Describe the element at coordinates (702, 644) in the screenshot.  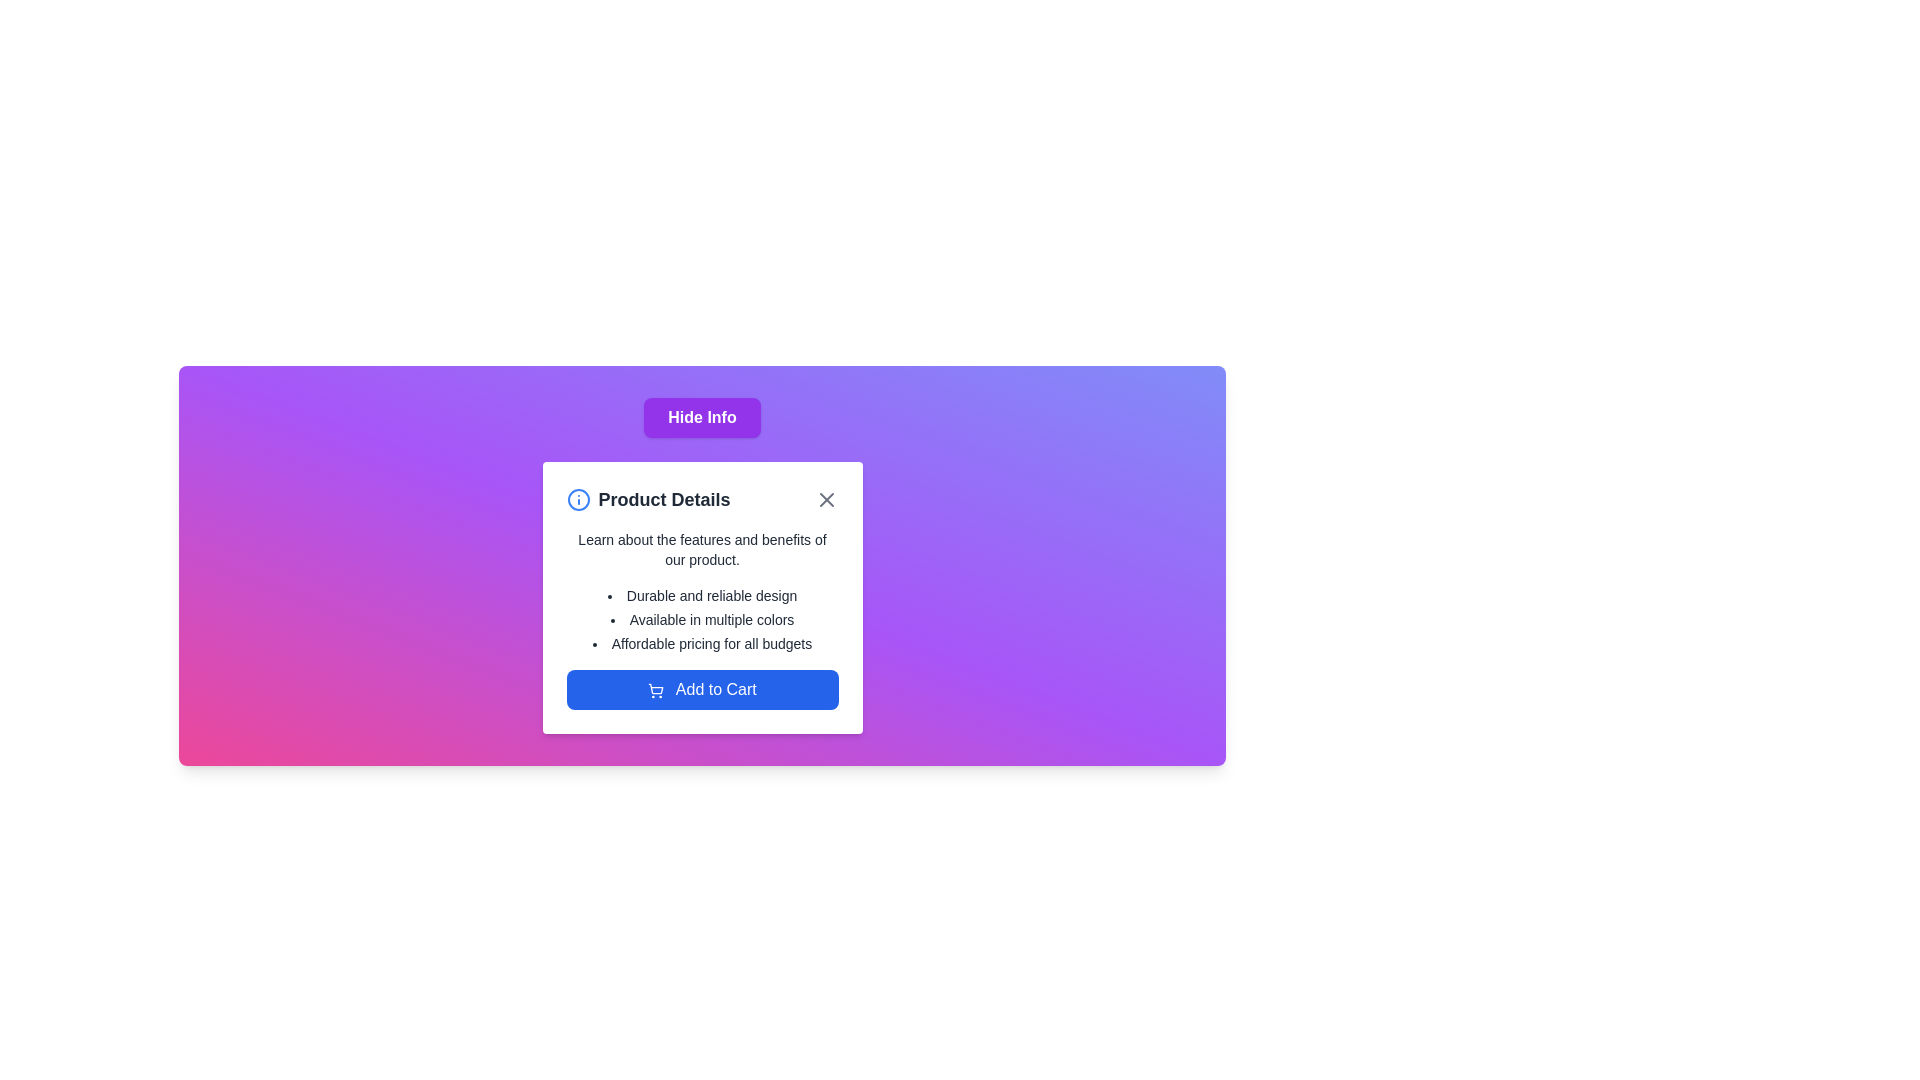
I see `the static text list item that states 'Affordable pricing for all budgets', which is the third item in the bullet-point list in the 'Product Details' dialog box` at that location.